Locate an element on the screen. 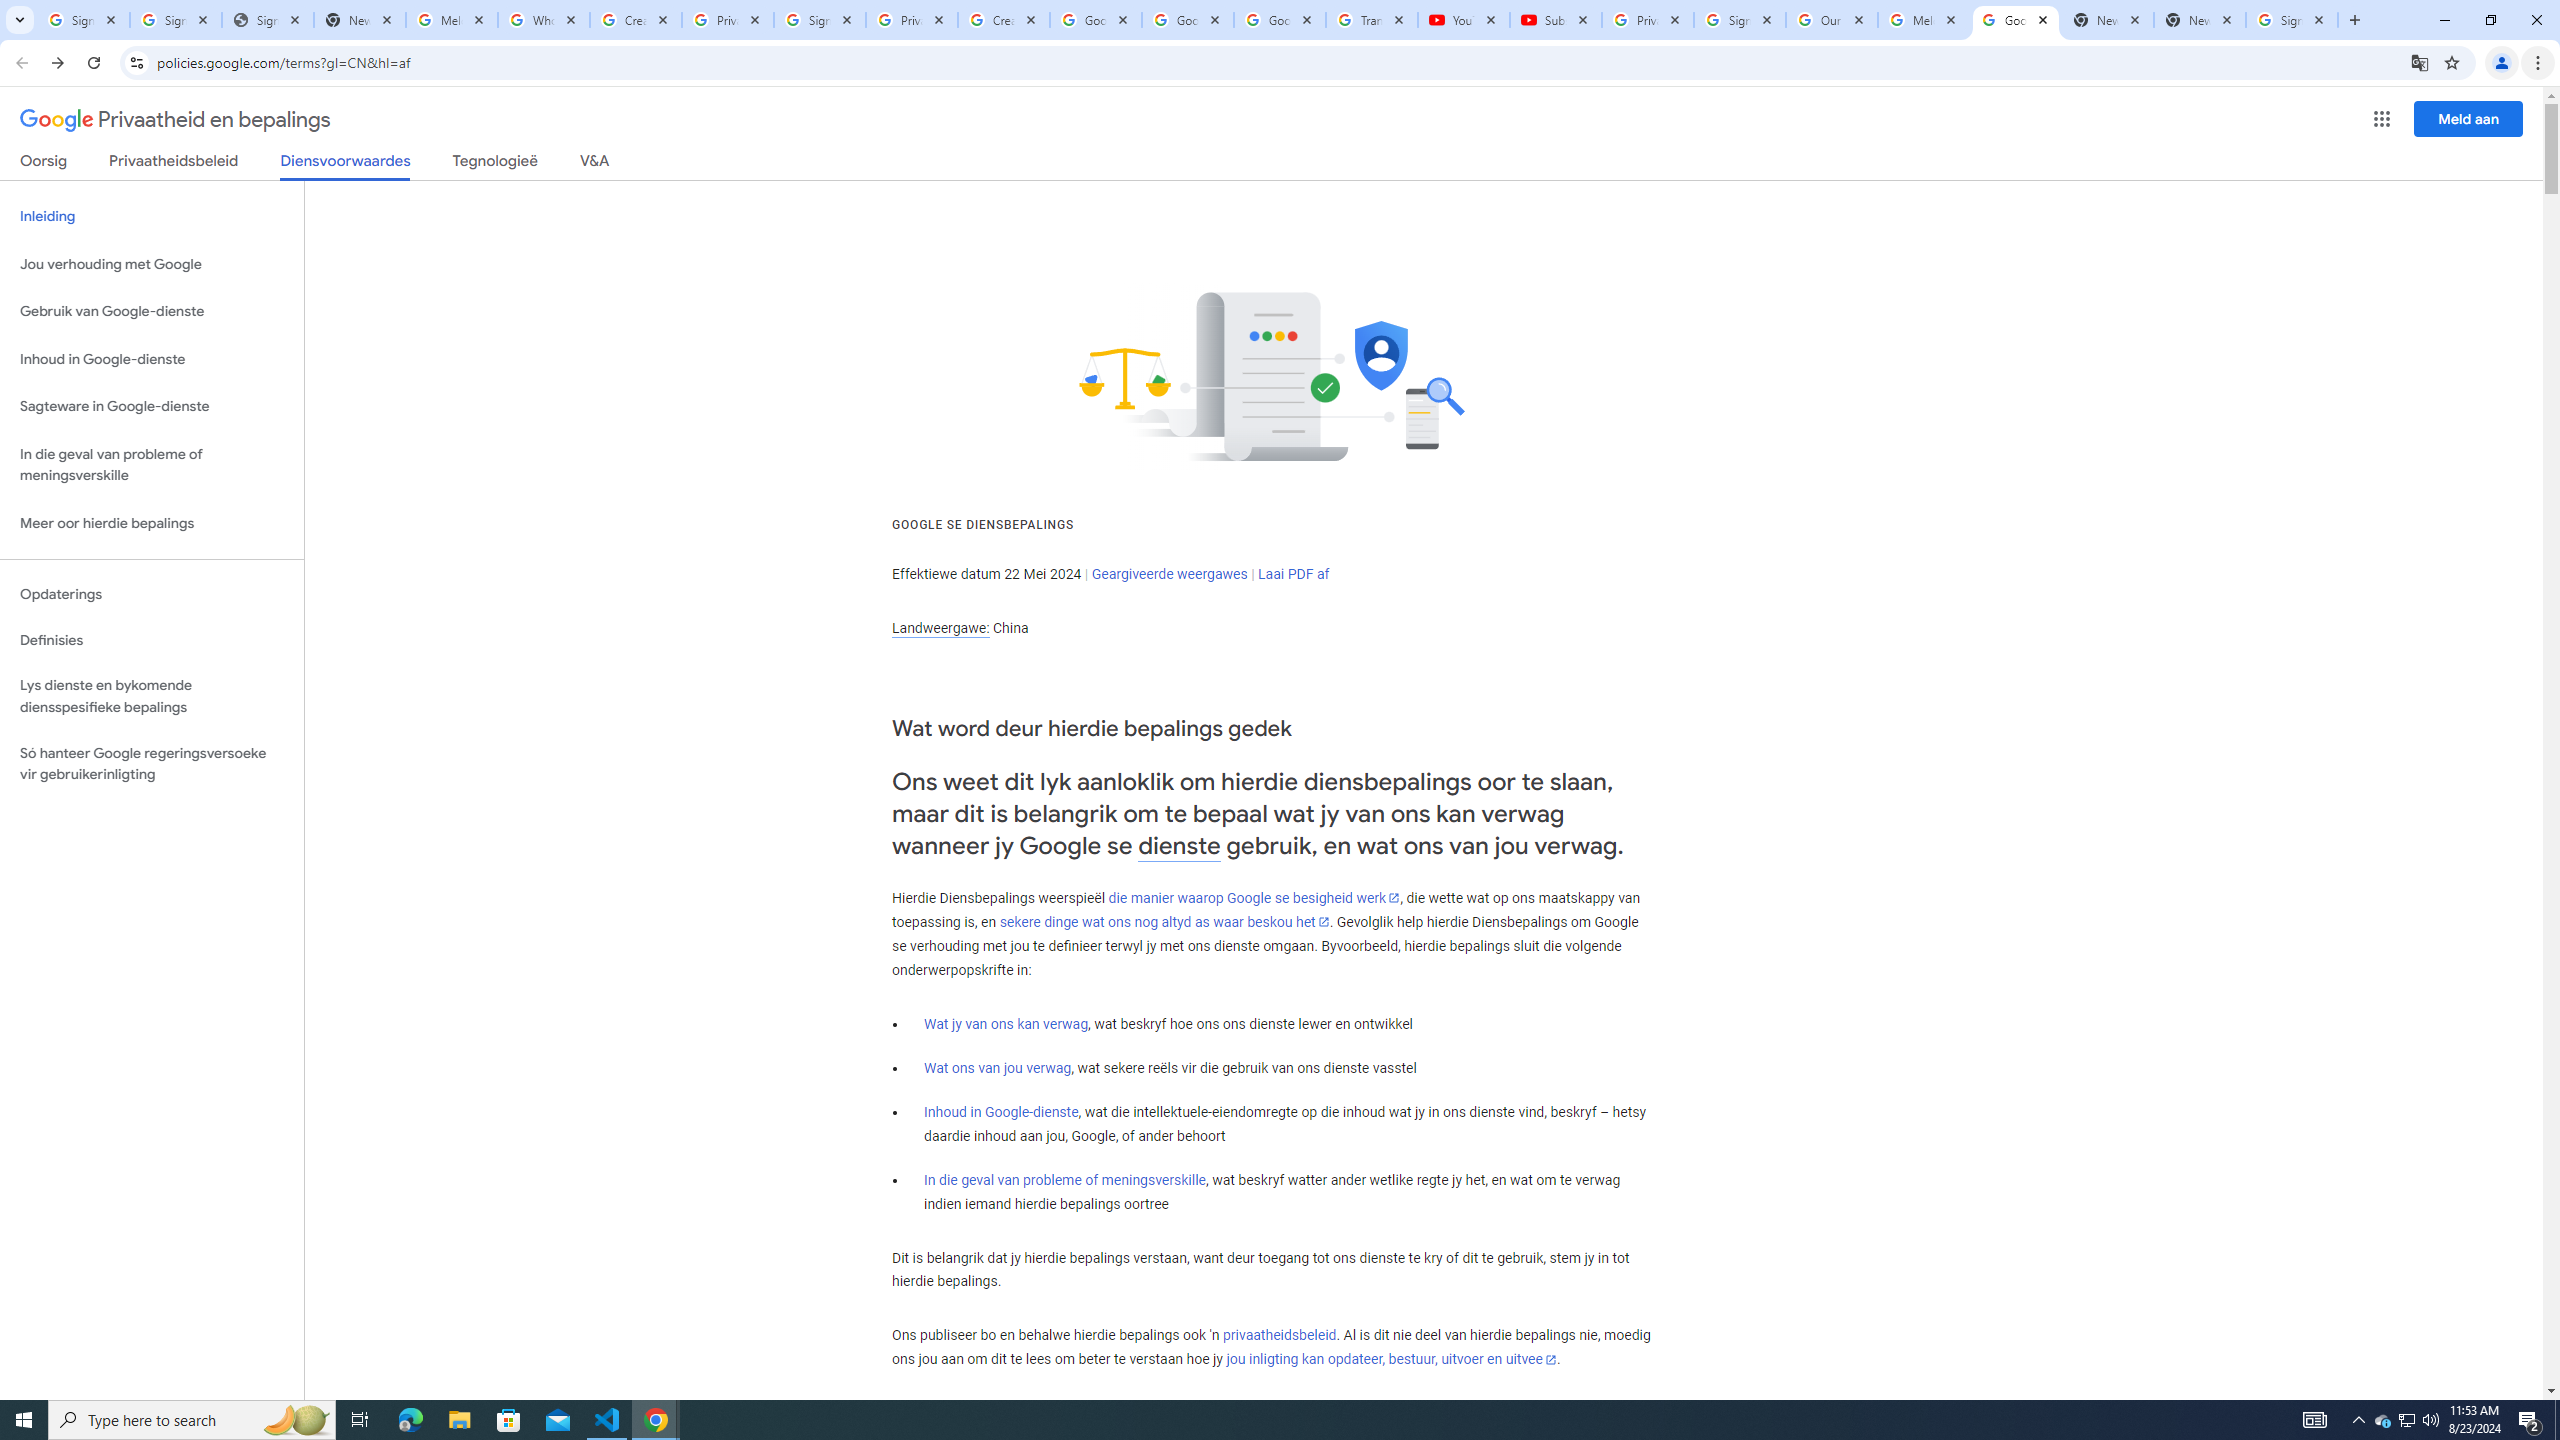  'Lys dienste en bykomende diensspesifieke bepalings' is located at coordinates (151, 696).